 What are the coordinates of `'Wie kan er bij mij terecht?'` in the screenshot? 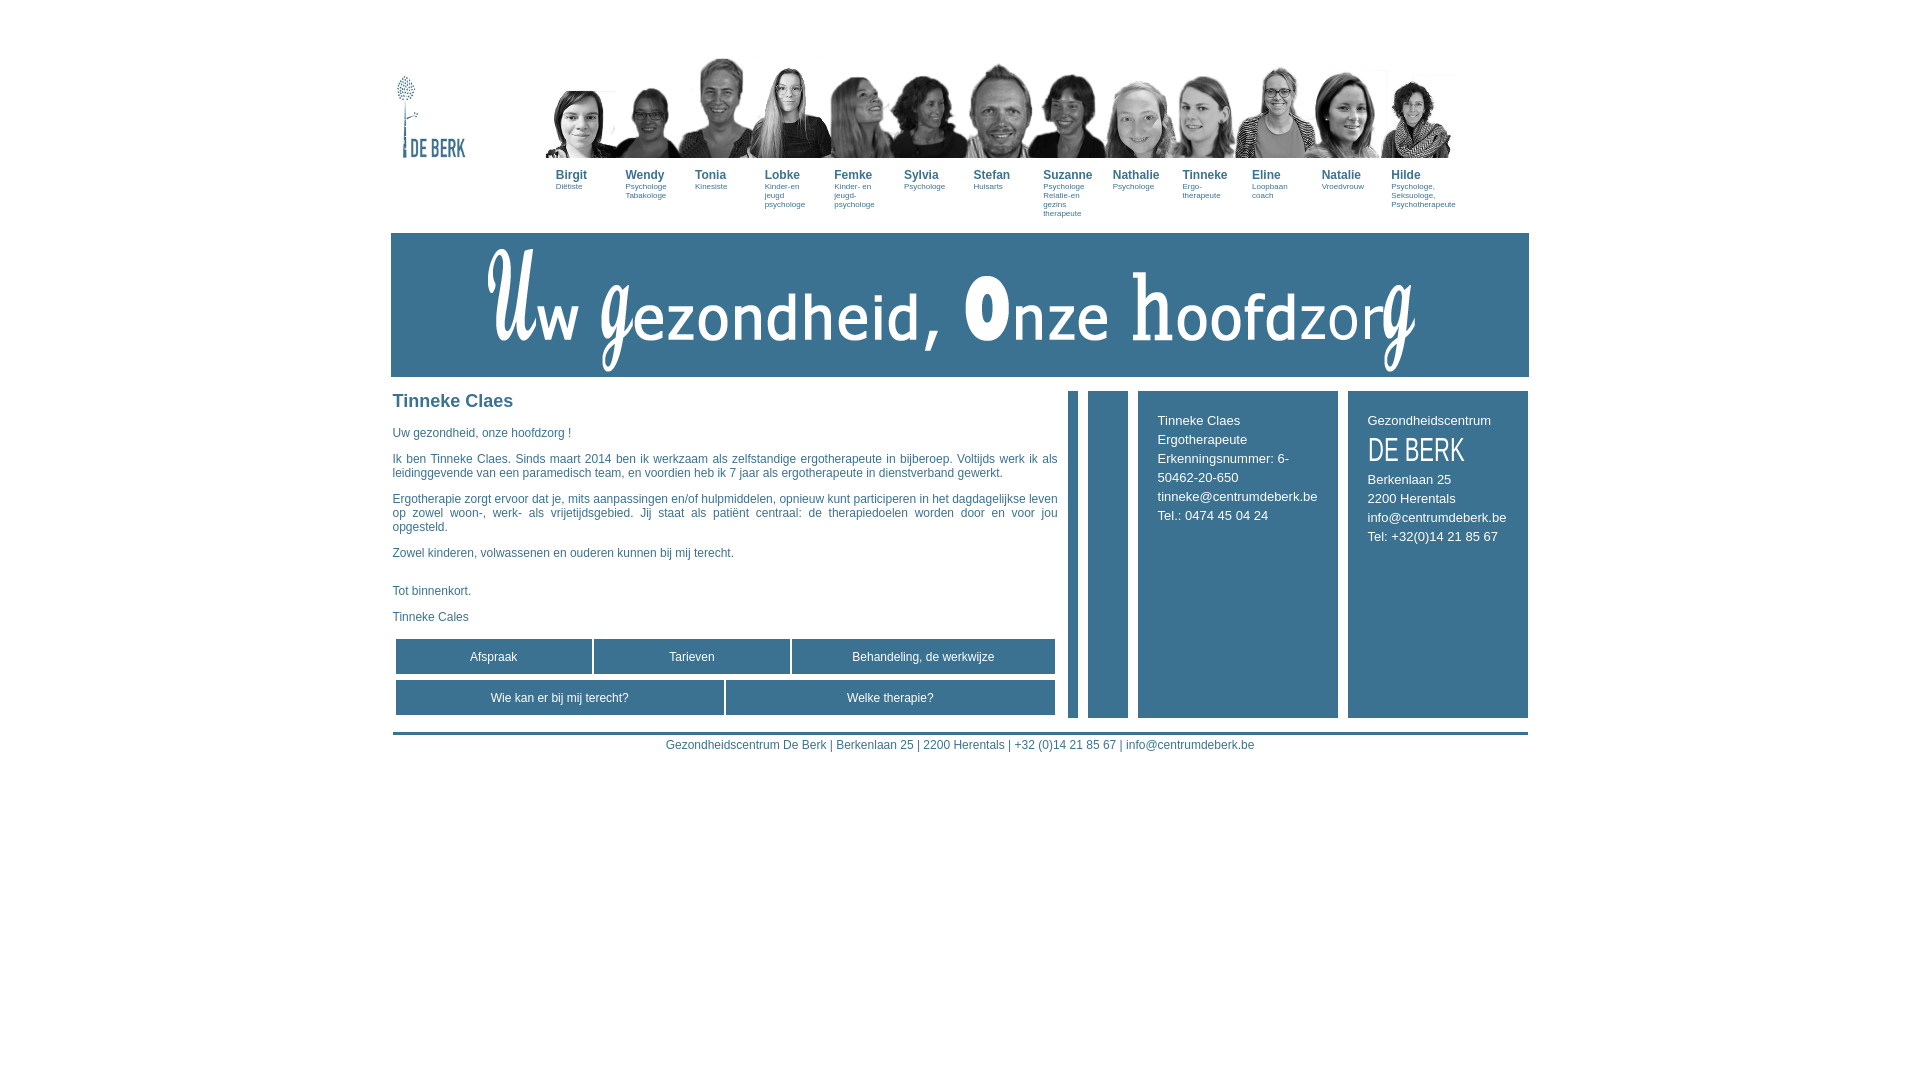 It's located at (560, 696).